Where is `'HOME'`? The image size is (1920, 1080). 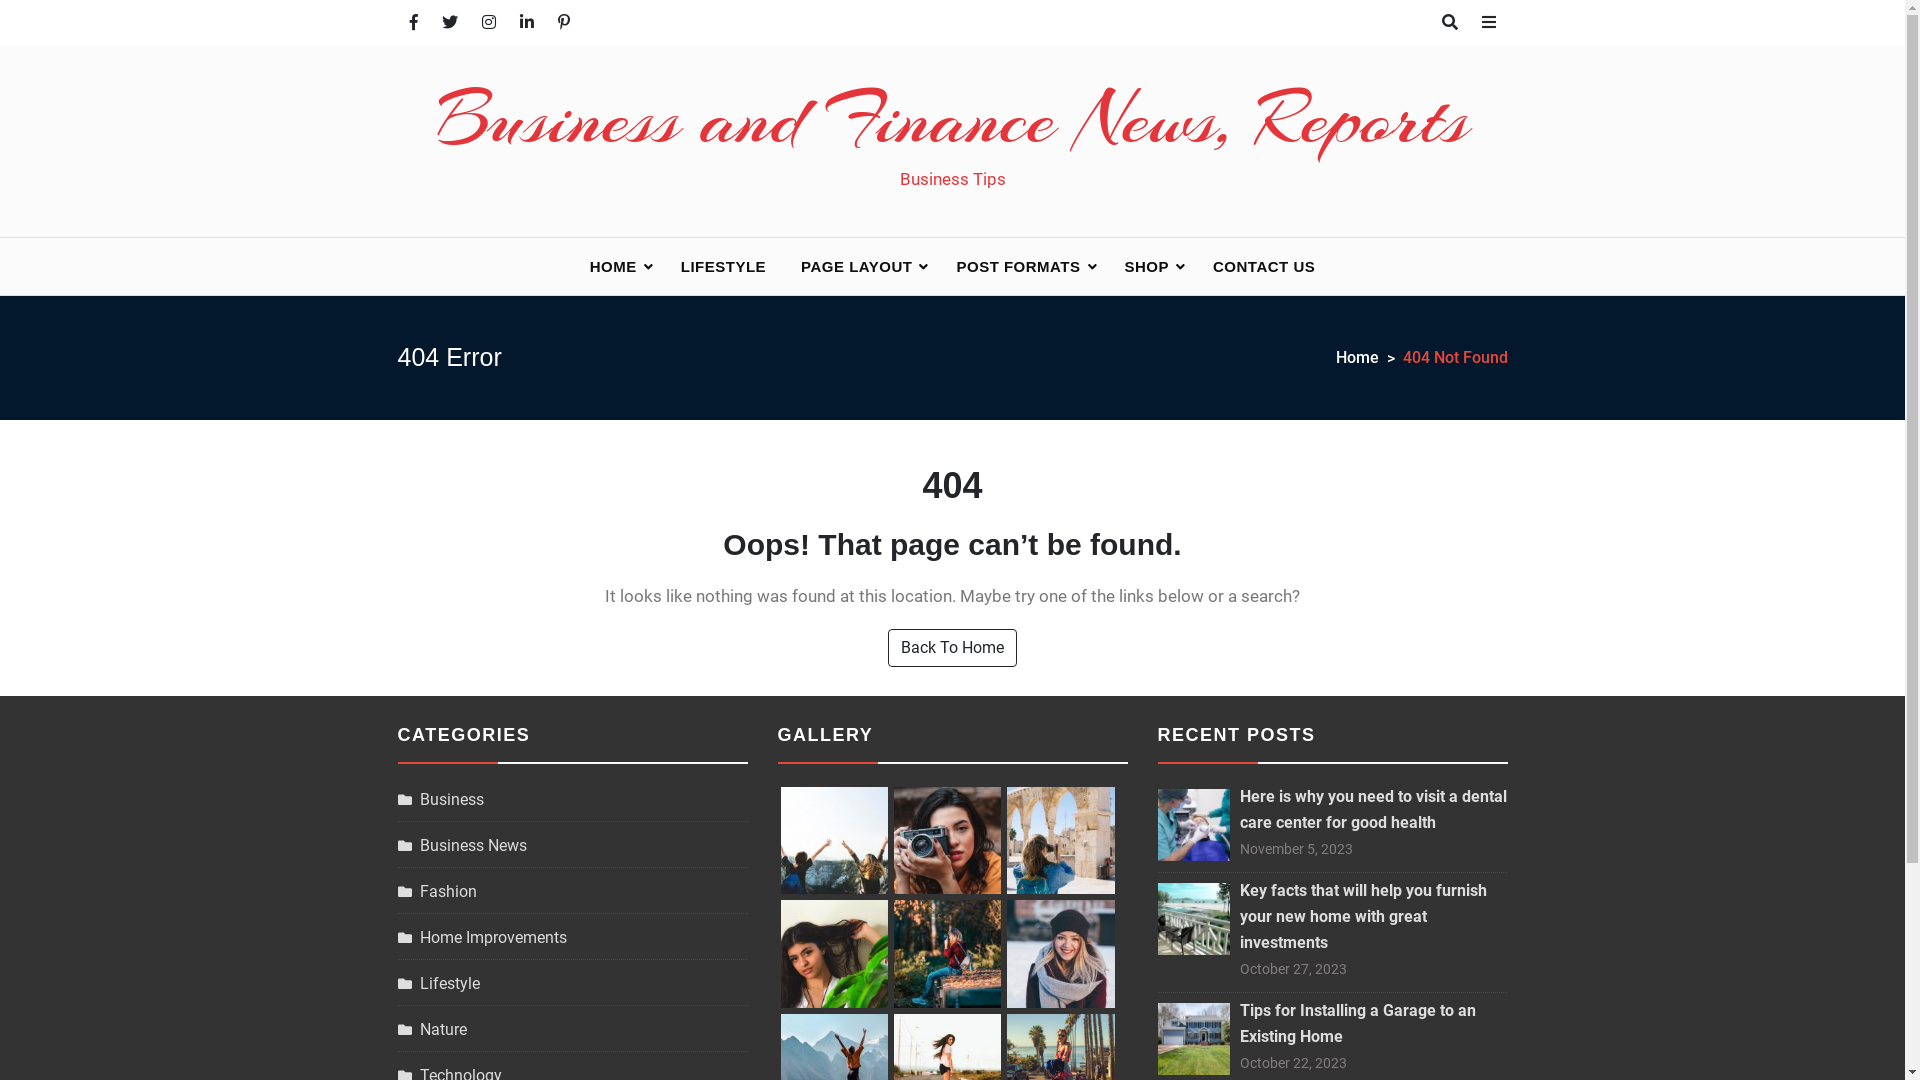
'HOME' is located at coordinates (617, 265).